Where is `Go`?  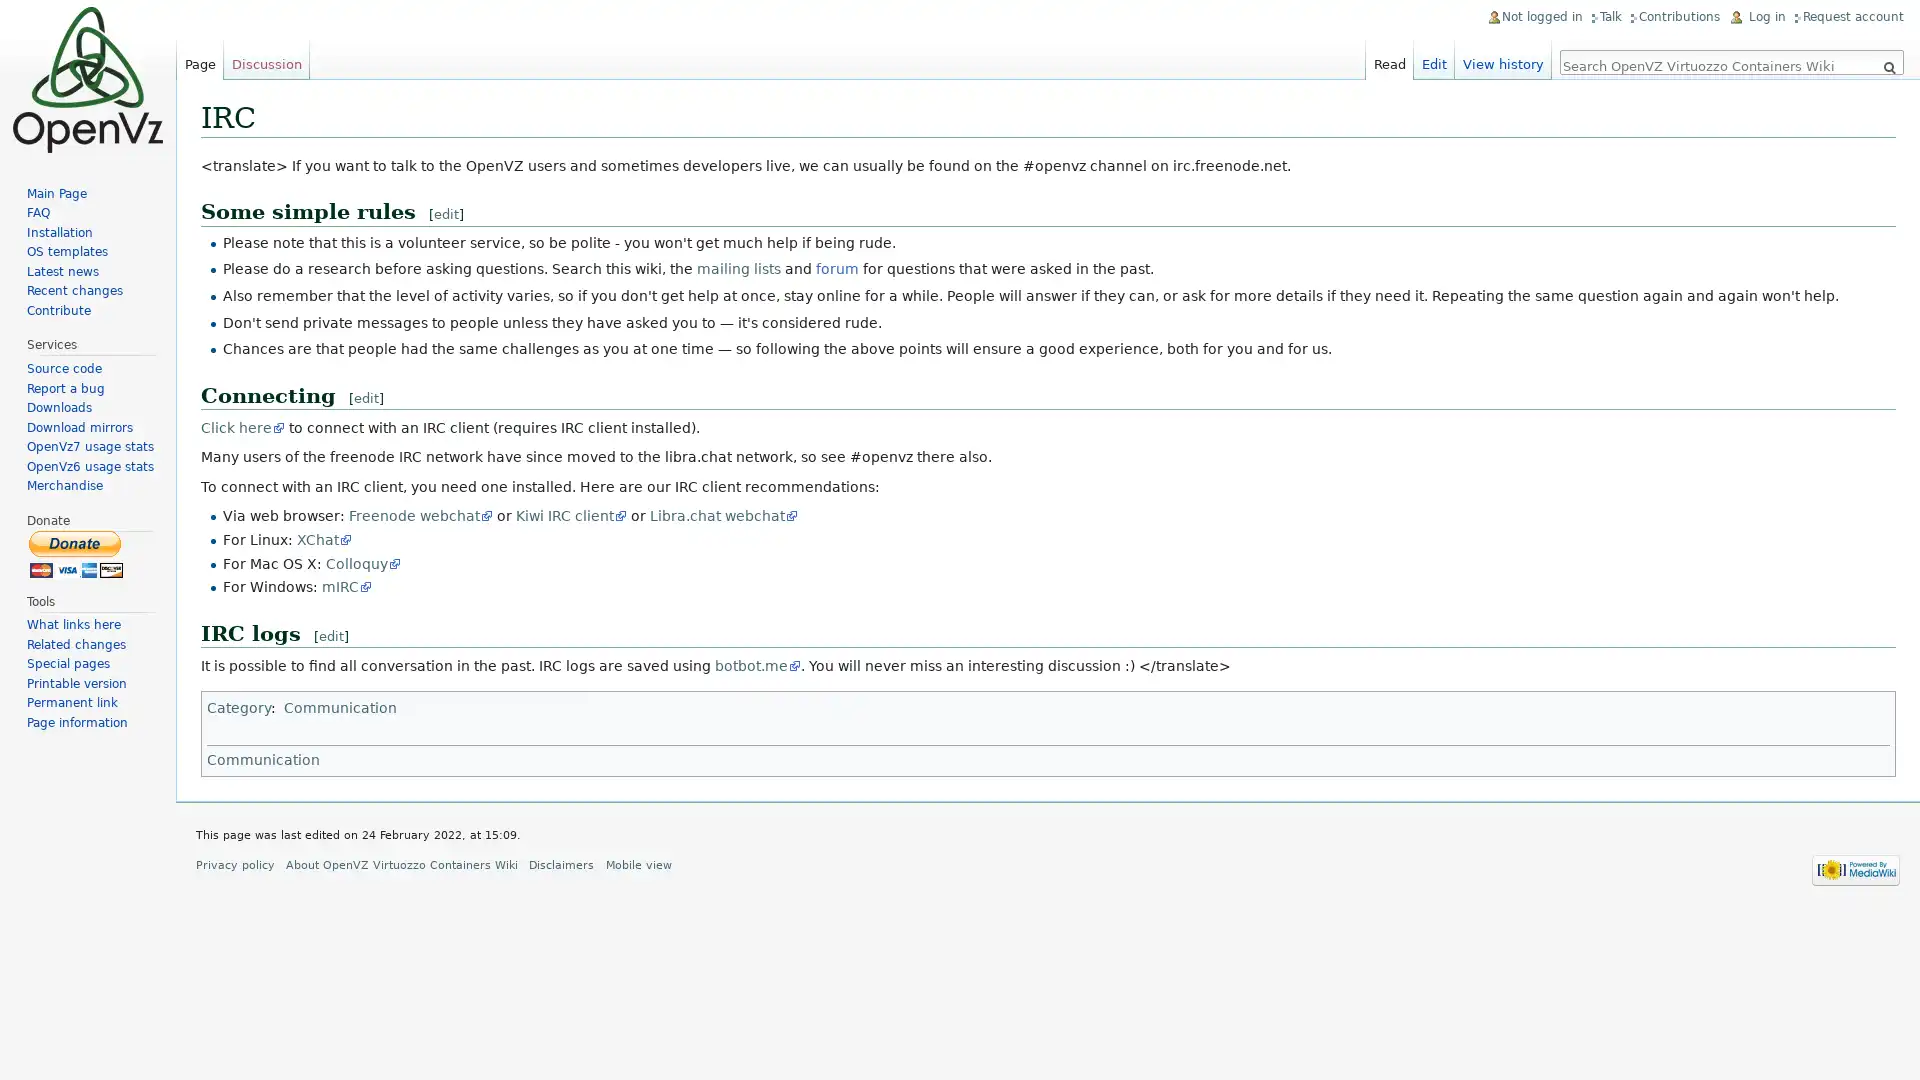
Go is located at coordinates (1888, 67).